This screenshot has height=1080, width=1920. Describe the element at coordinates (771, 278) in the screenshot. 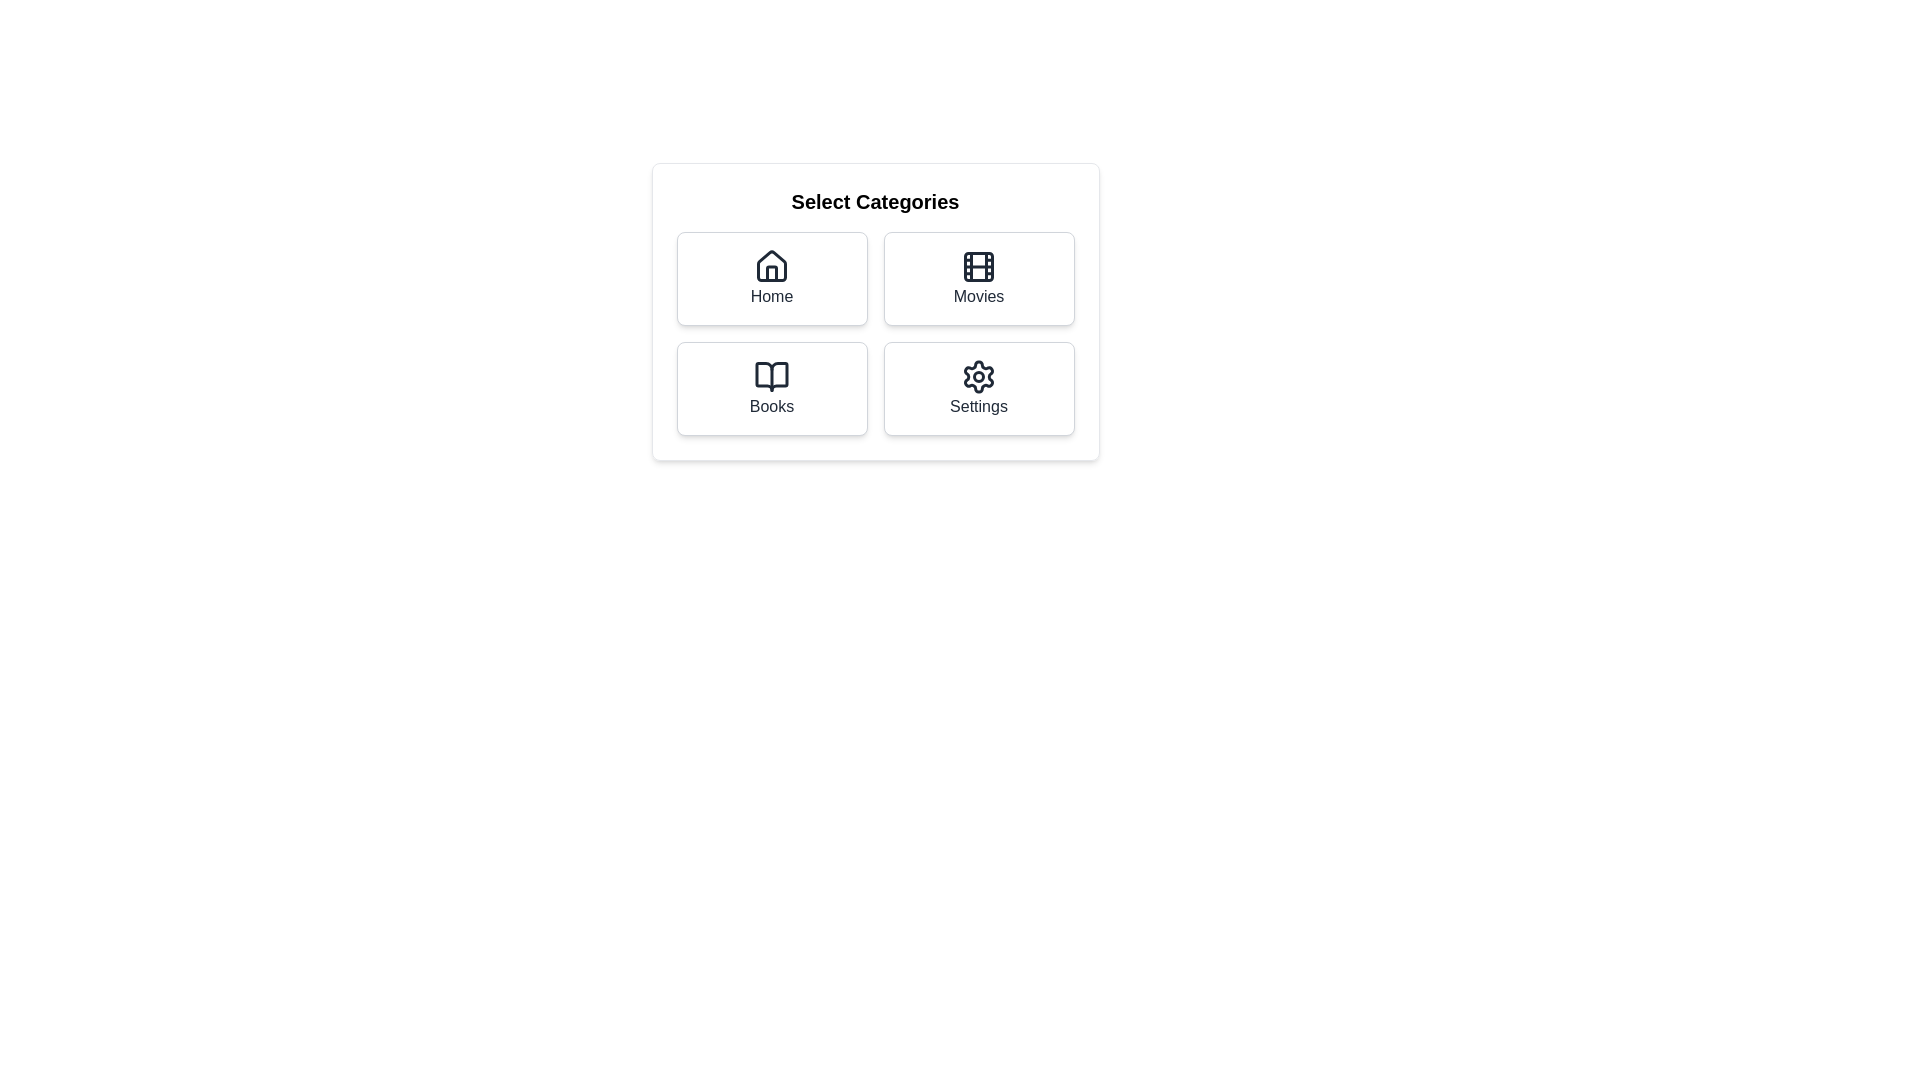

I see `the category Home` at that location.